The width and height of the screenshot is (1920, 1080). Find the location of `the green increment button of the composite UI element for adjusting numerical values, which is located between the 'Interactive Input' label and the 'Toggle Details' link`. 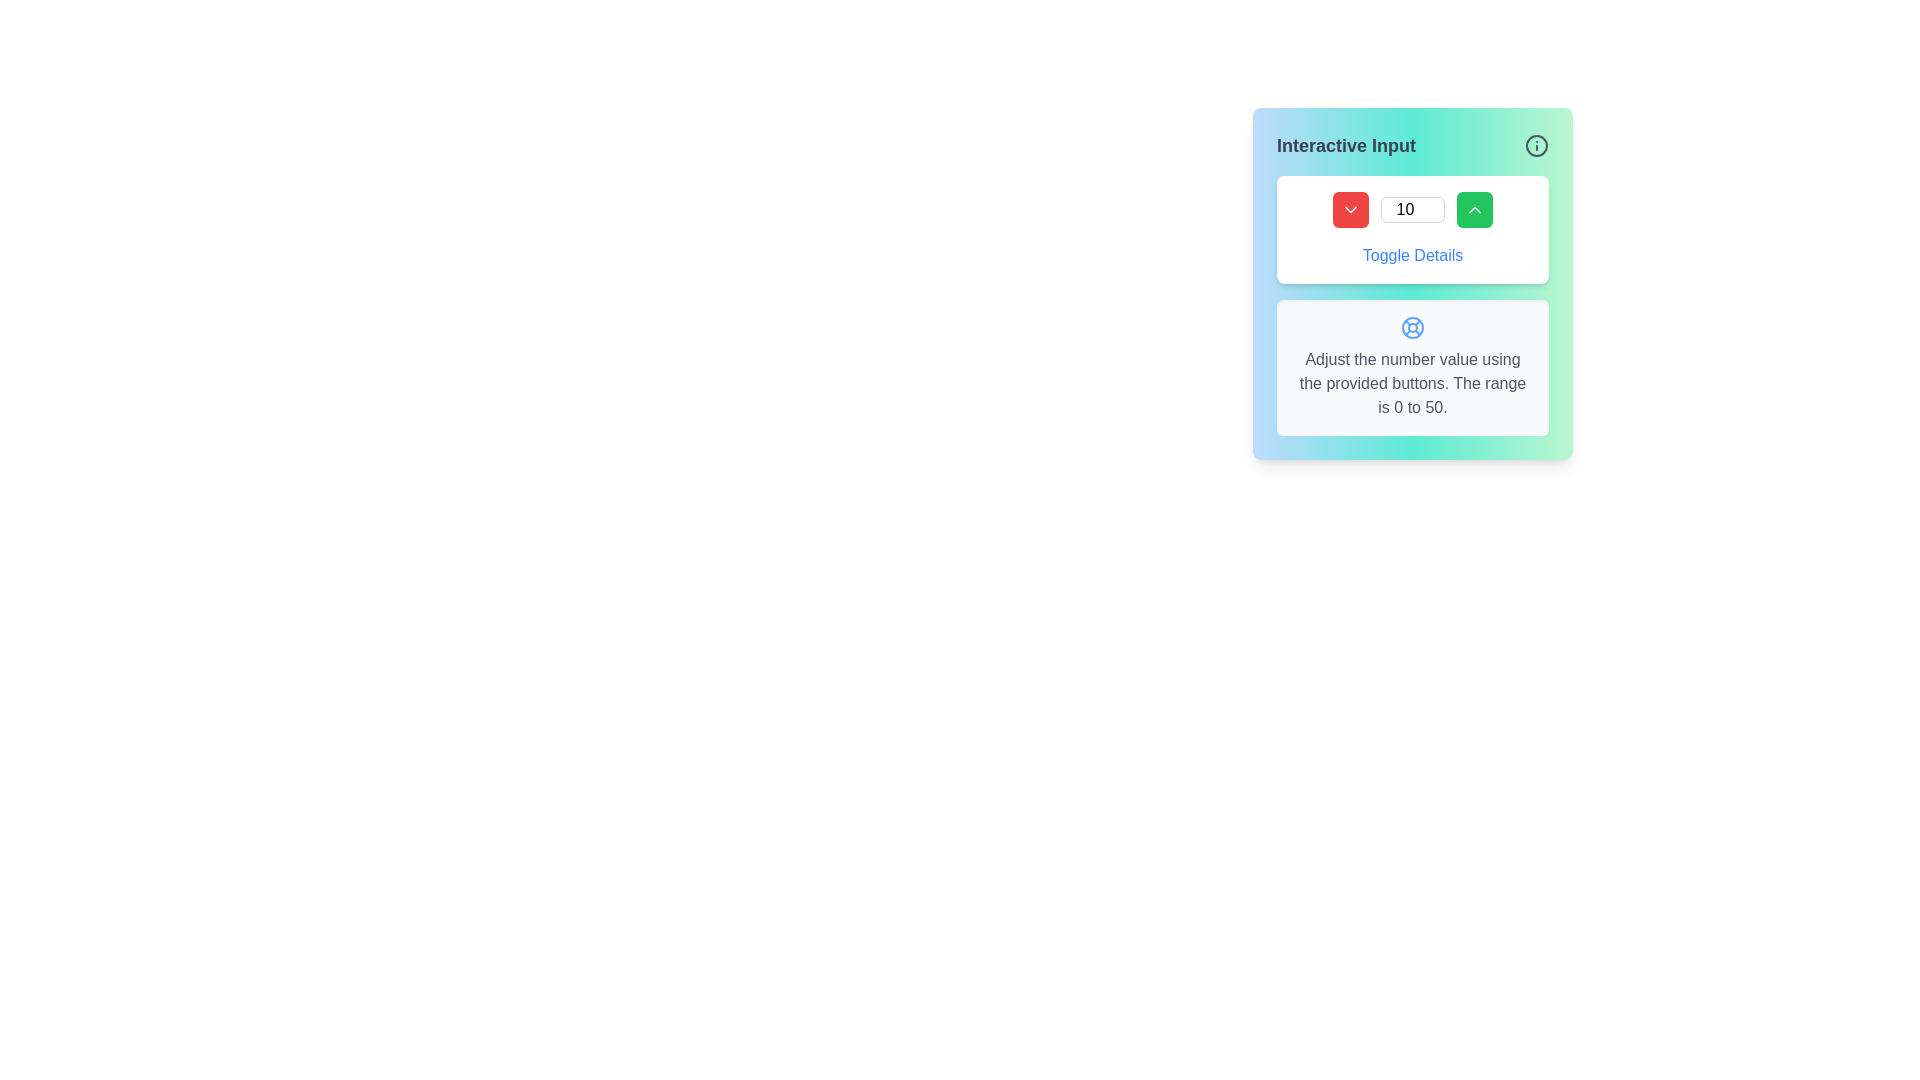

the green increment button of the composite UI element for adjusting numerical values, which is located between the 'Interactive Input' label and the 'Toggle Details' link is located at coordinates (1411, 209).